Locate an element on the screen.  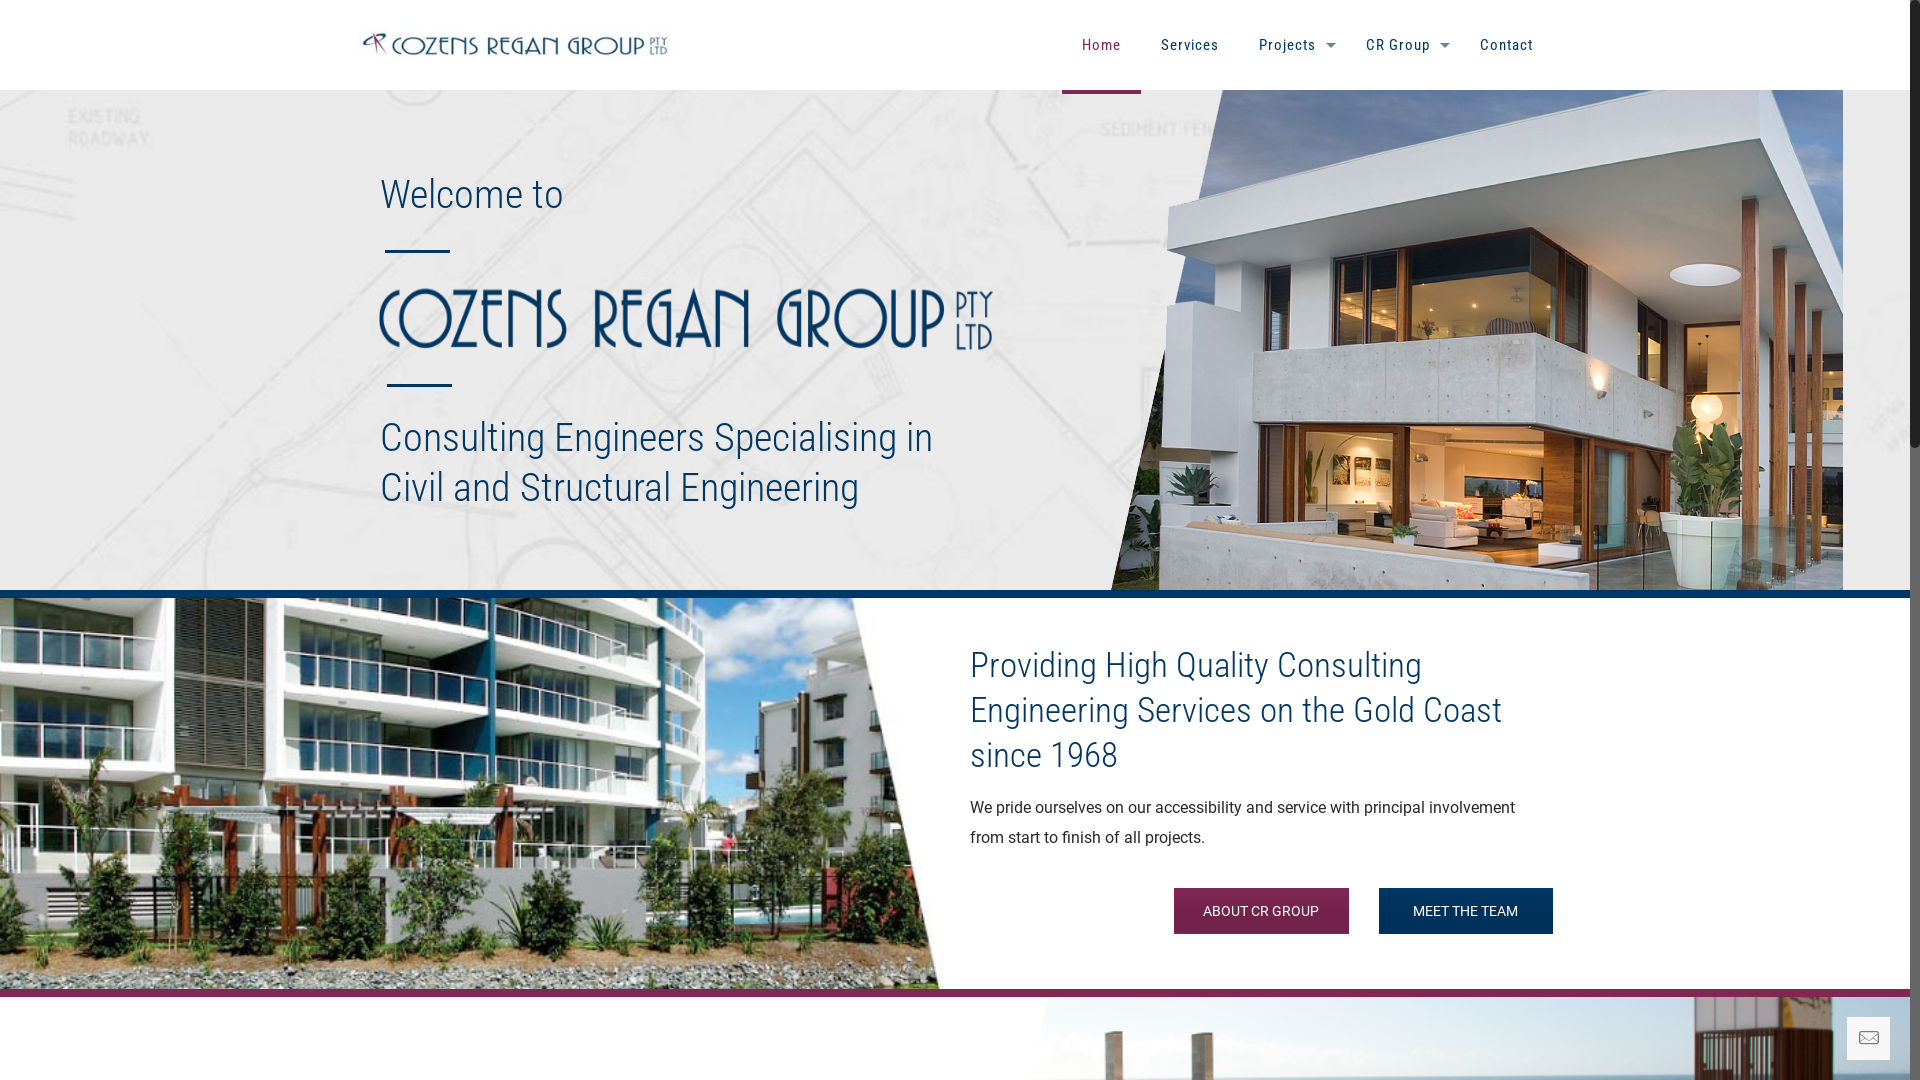
'Projects' is located at coordinates (1292, 45).